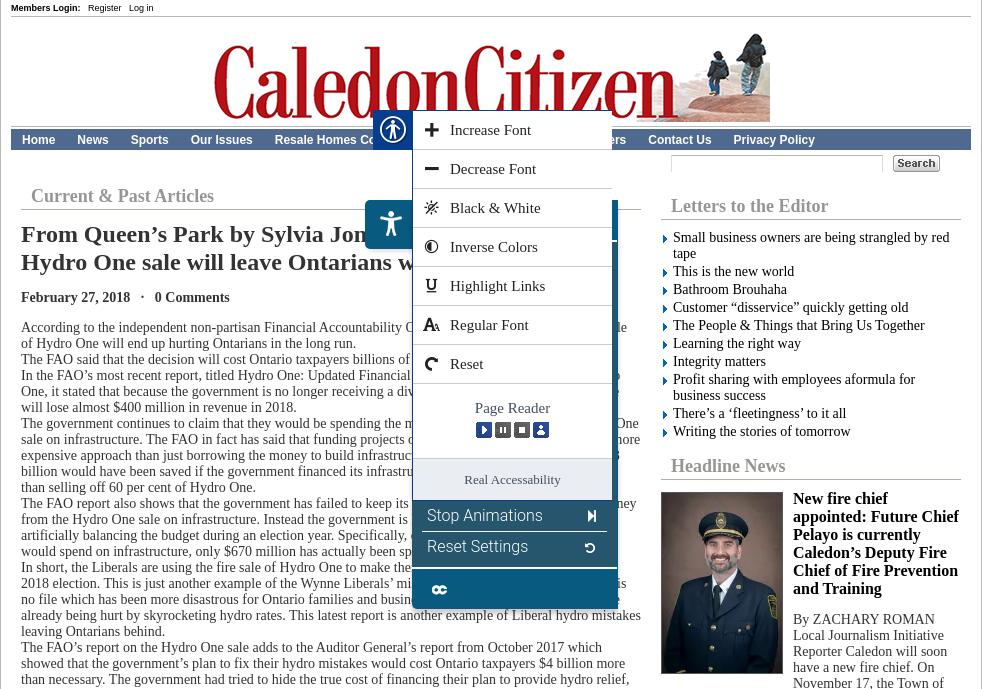 Image resolution: width=982 pixels, height=689 pixels. Describe the element at coordinates (671, 412) in the screenshot. I see `'There’s a ‘fleetingness’ to it all'` at that location.